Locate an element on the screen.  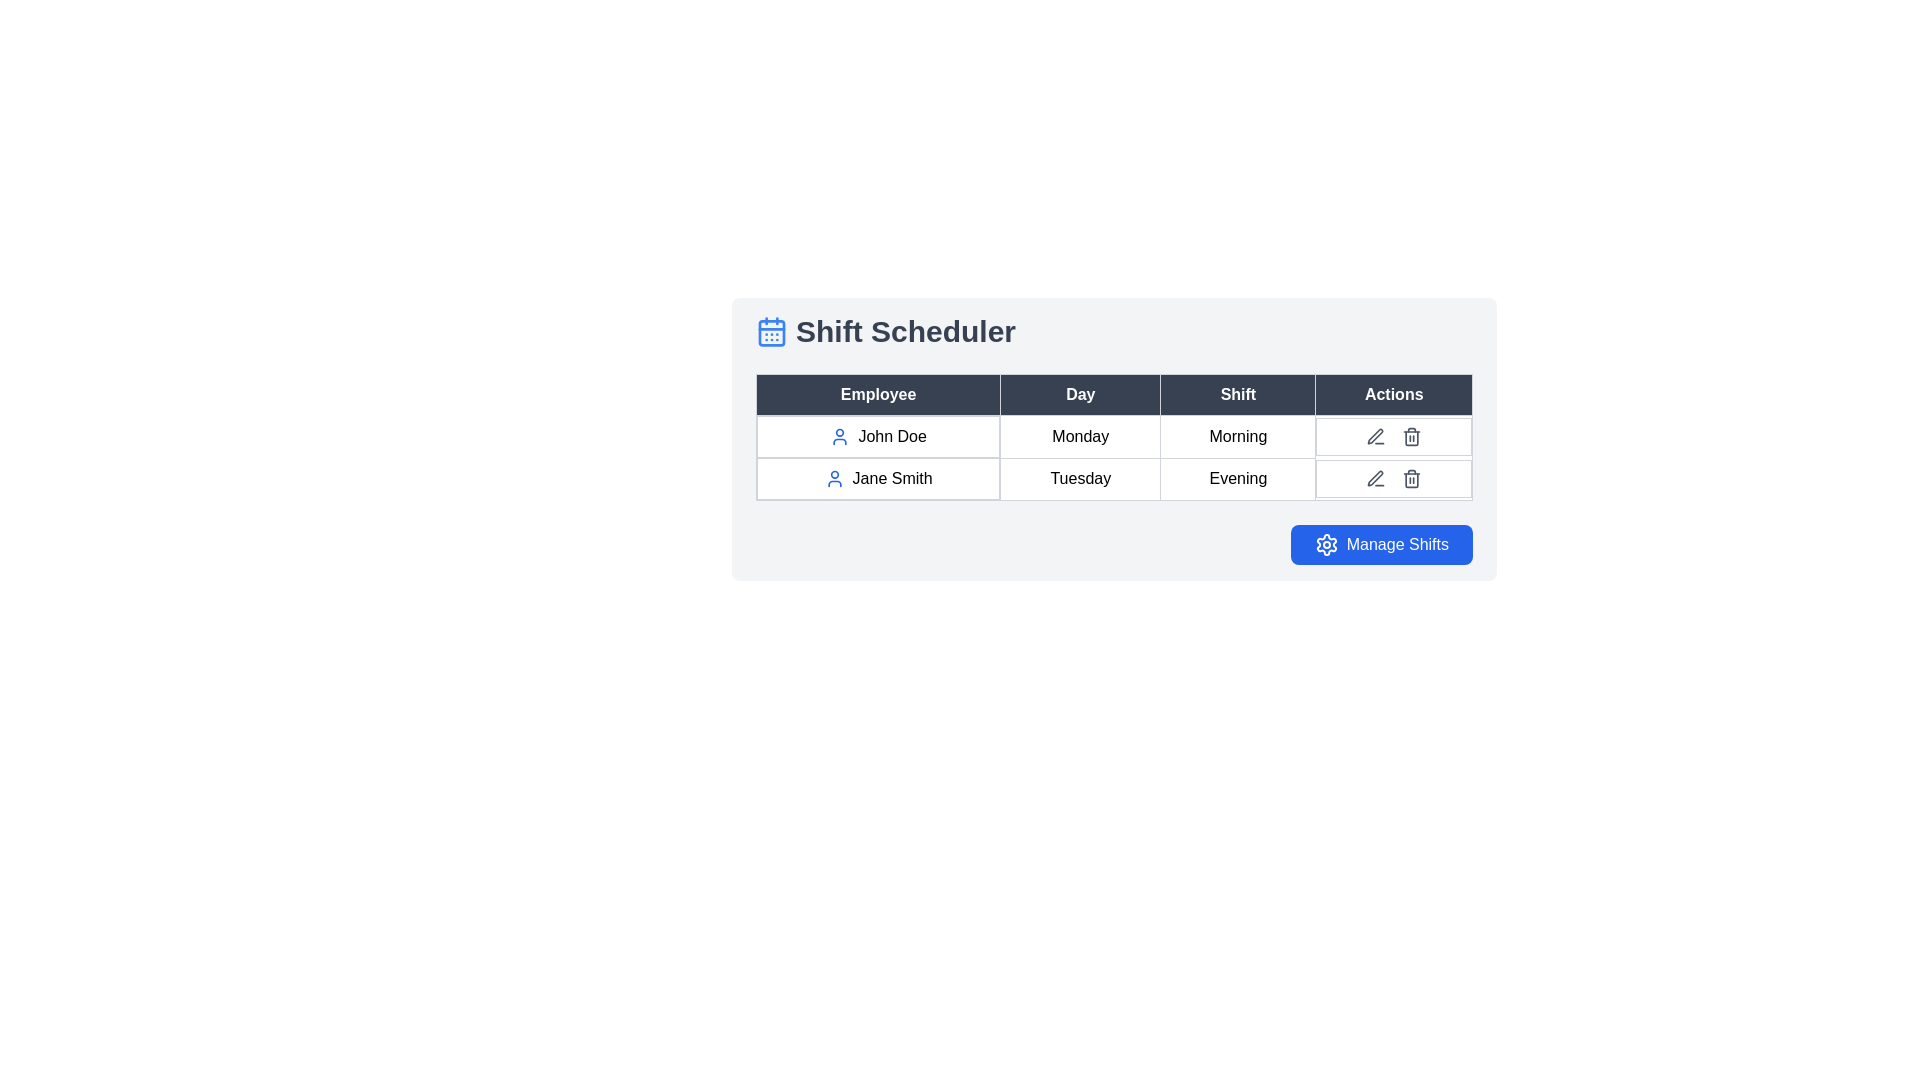
text label indicating the day 'Tuesday' in the second row and second column of the shift scheduling table is located at coordinates (1079, 479).